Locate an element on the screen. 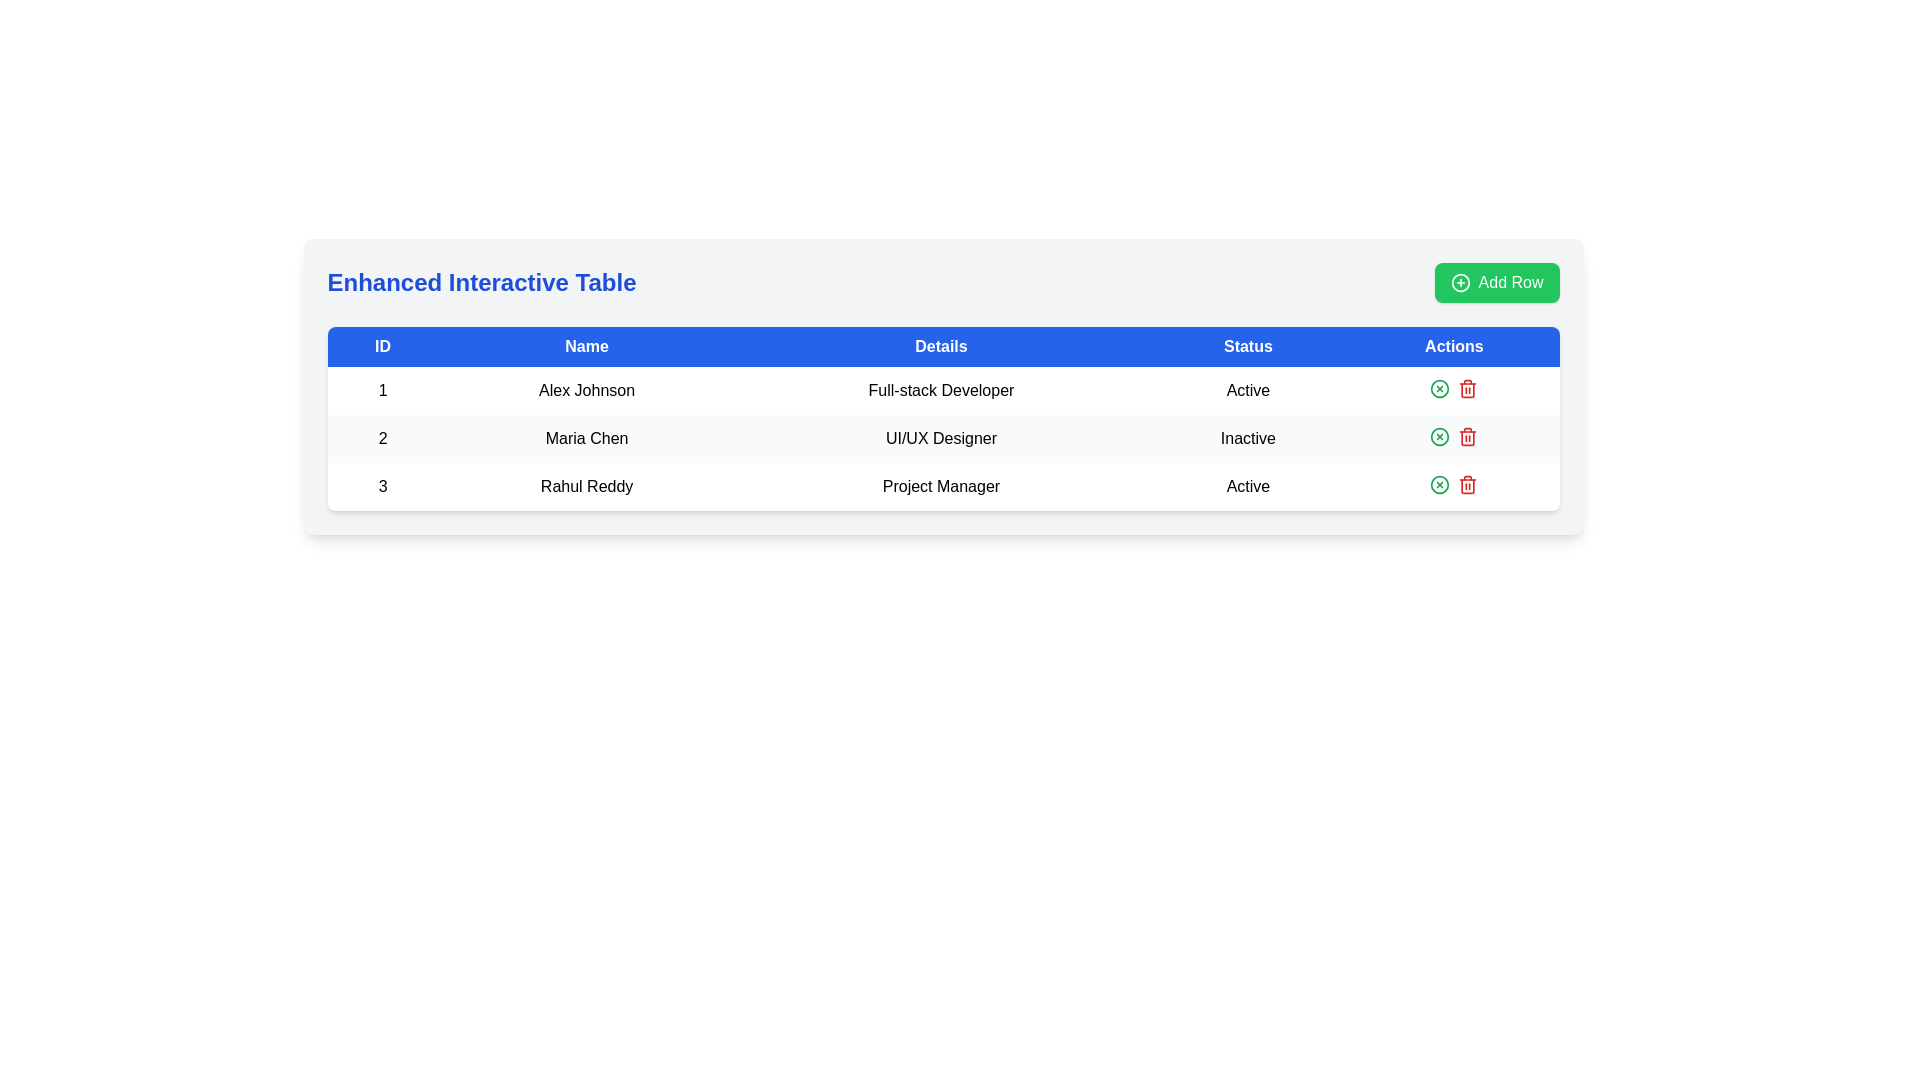 This screenshot has height=1080, width=1920. the green 'Add Row' button with a plus icon is located at coordinates (1497, 282).